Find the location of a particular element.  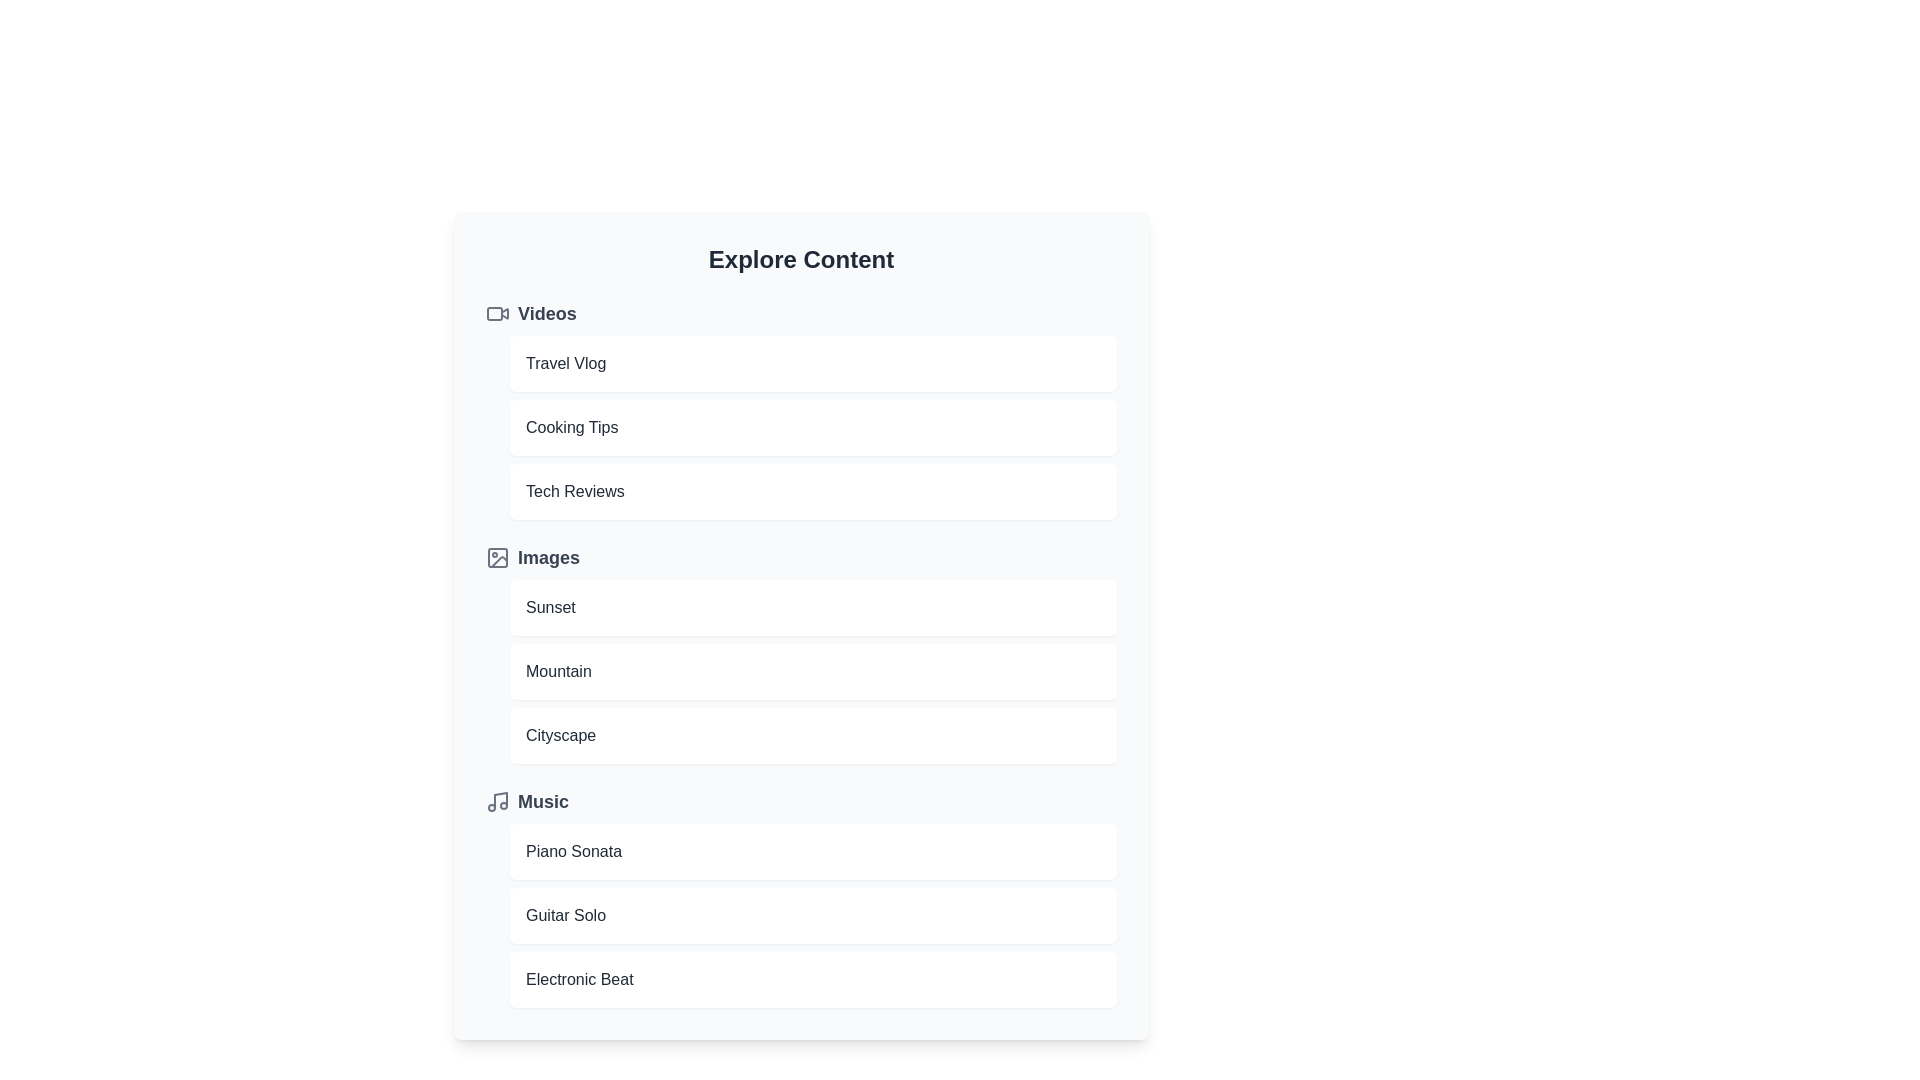

the item Cooking Tips to open it is located at coordinates (813, 427).